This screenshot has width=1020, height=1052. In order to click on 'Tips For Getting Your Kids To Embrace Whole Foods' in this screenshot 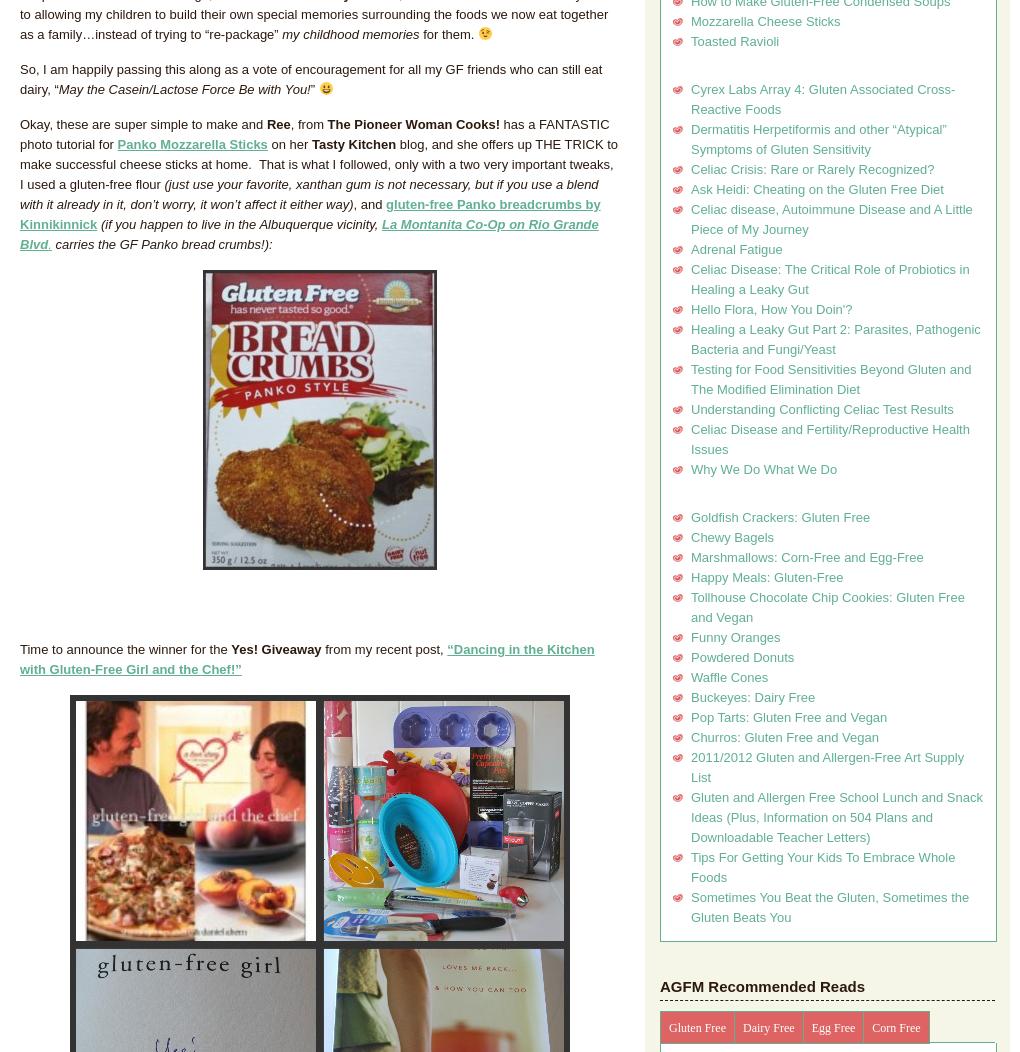, I will do `click(823, 866)`.